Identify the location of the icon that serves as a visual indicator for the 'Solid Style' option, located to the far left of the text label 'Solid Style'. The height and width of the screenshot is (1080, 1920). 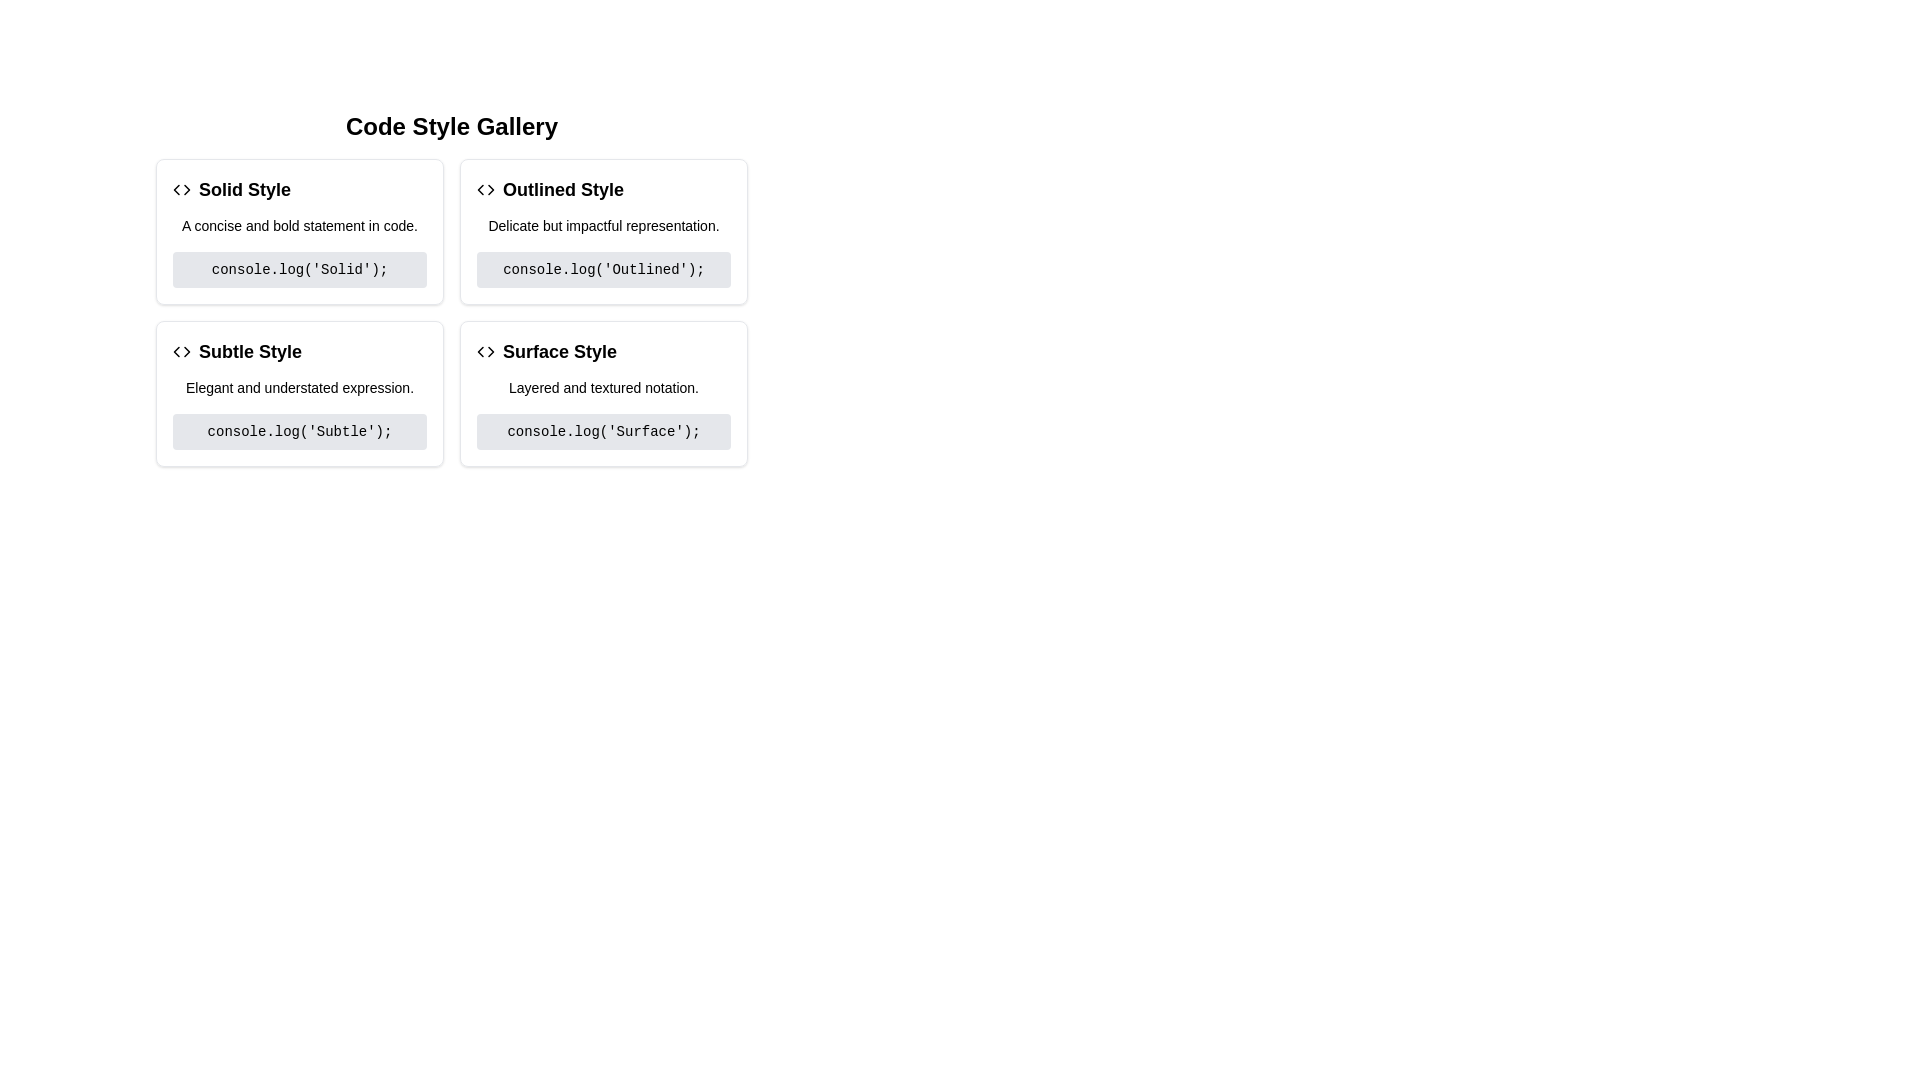
(182, 189).